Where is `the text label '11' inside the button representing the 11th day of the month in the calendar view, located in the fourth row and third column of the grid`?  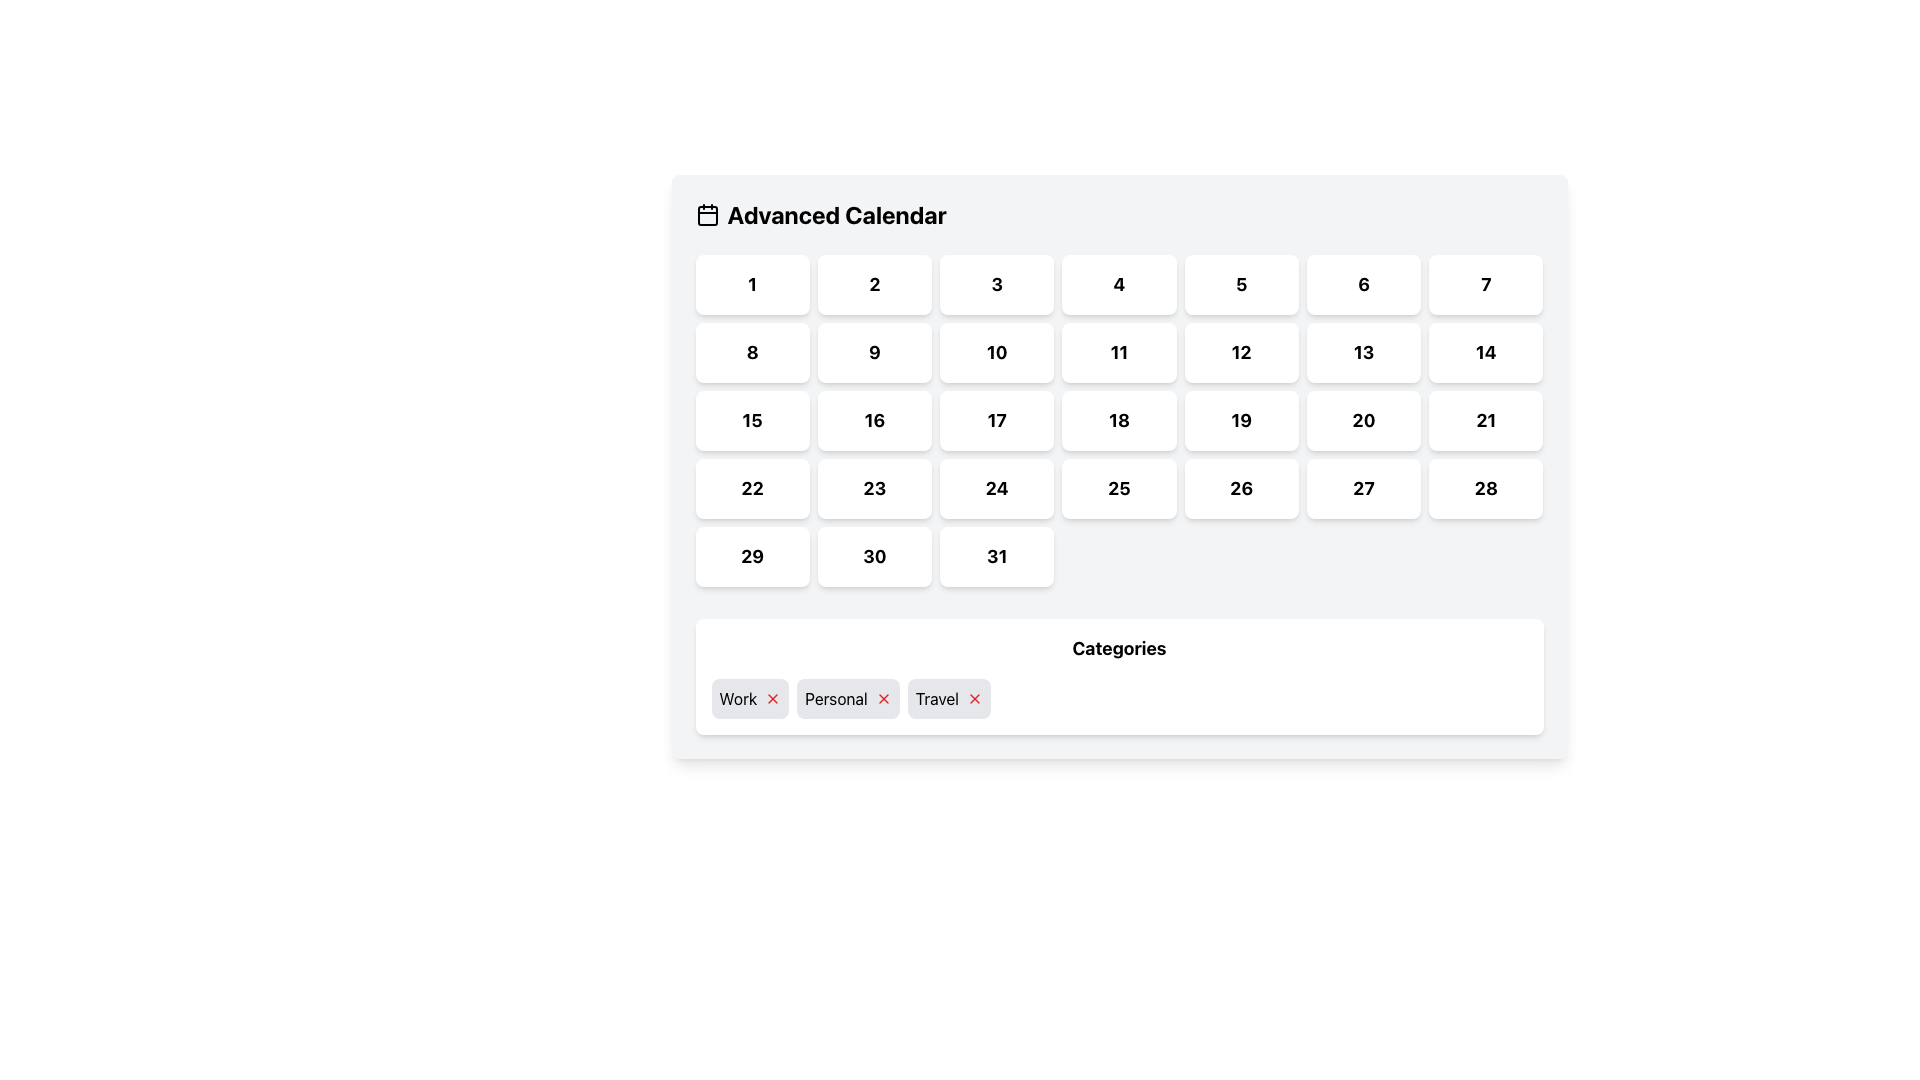 the text label '11' inside the button representing the 11th day of the month in the calendar view, located in the fourth row and third column of the grid is located at coordinates (1118, 351).